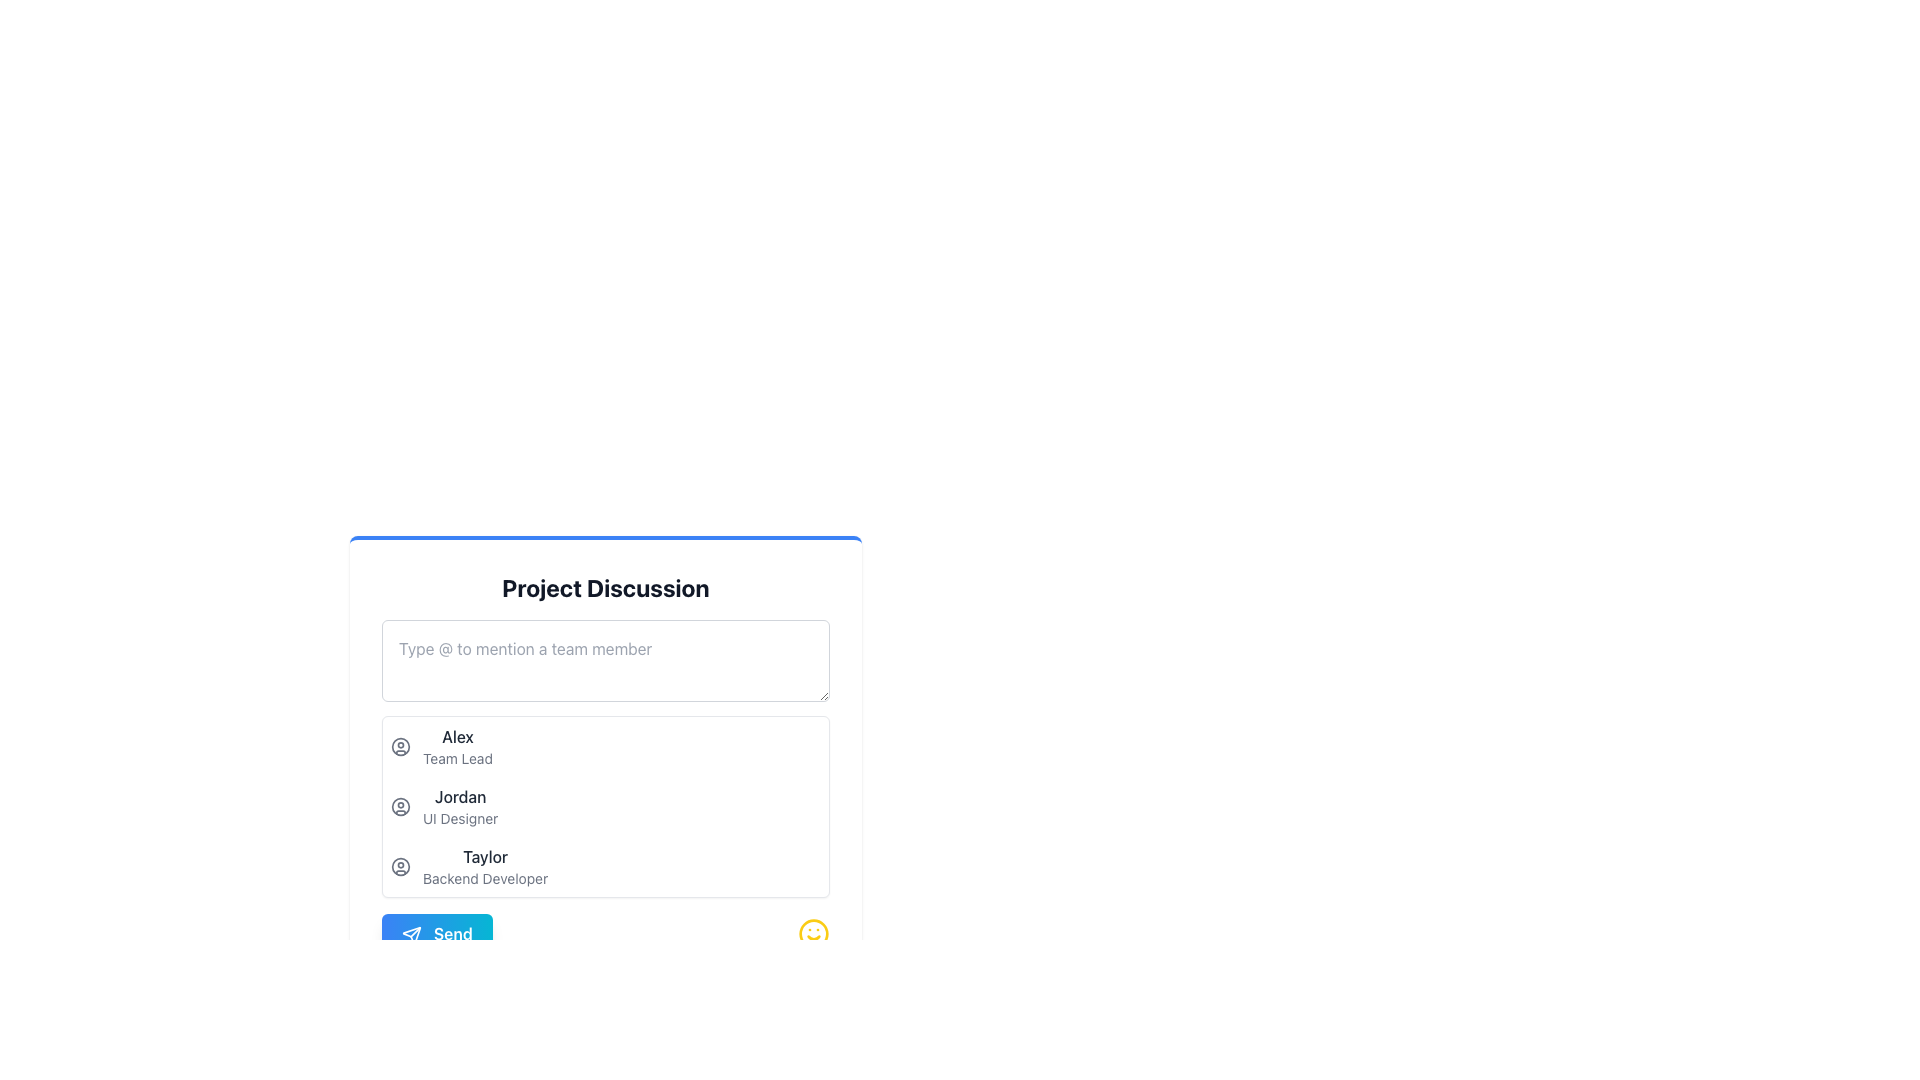 This screenshot has height=1080, width=1920. What do you see at coordinates (604, 747) in the screenshot?
I see `the first team member entry in the discussion participant list` at bounding box center [604, 747].